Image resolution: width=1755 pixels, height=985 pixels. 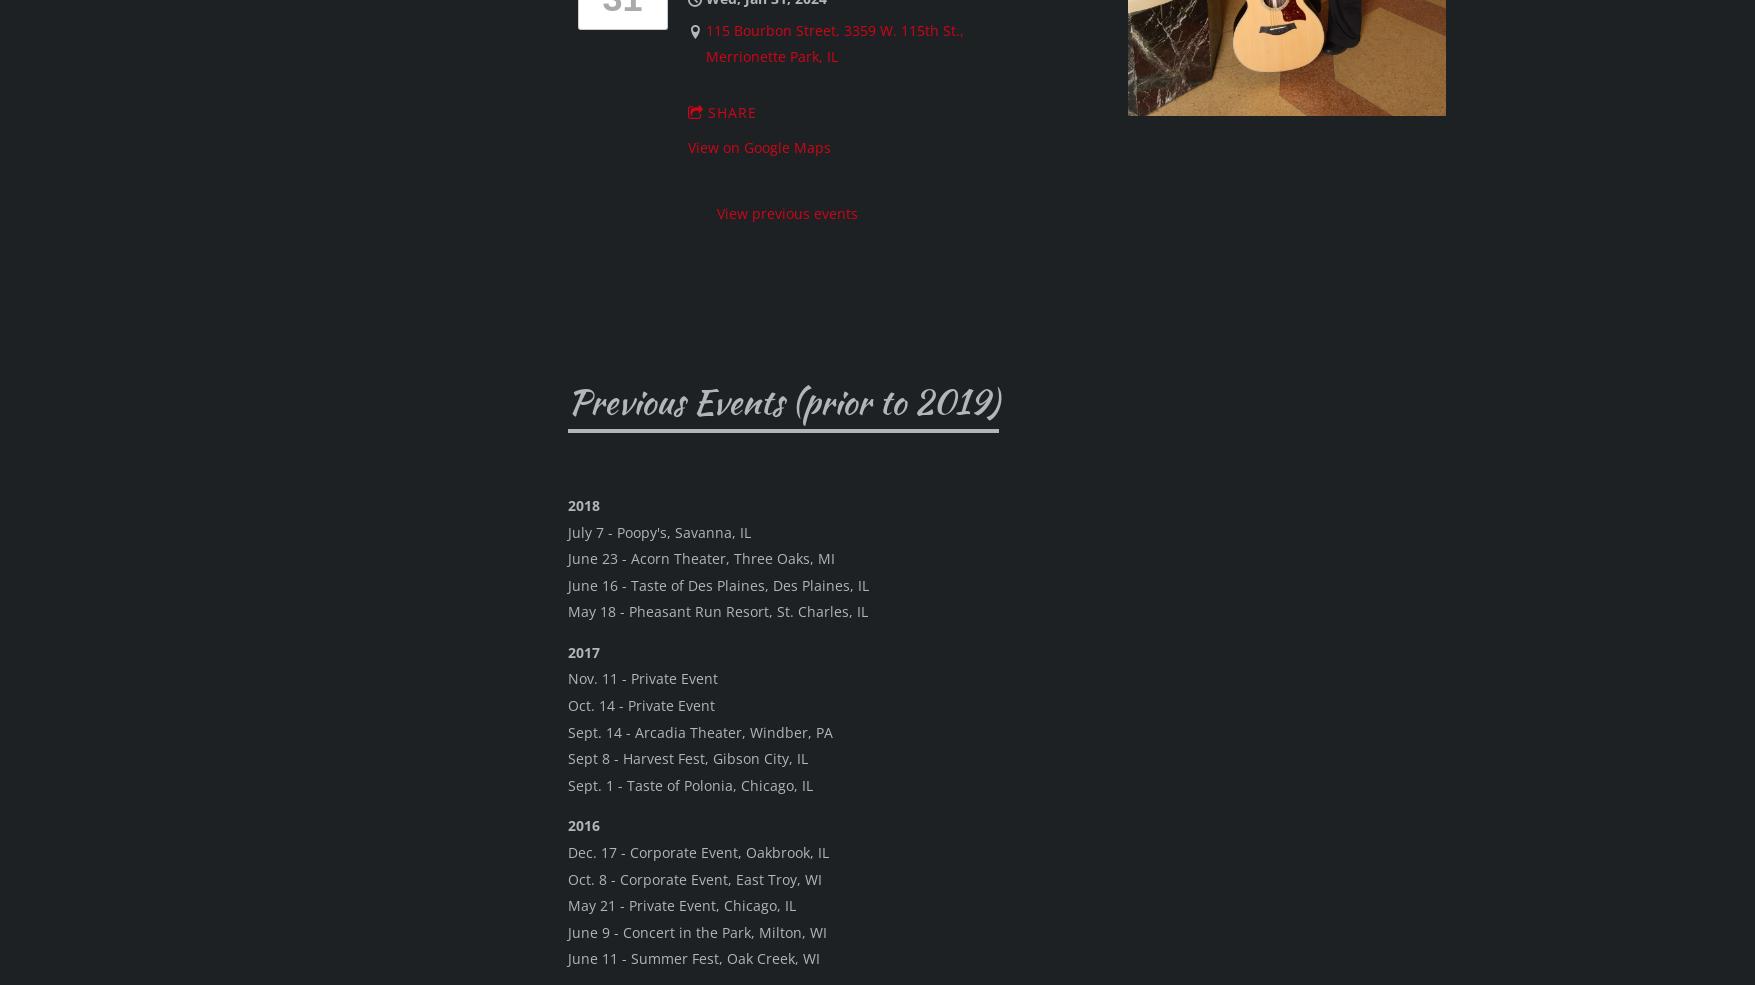 I want to click on 'Sept. 17 -', so click(x=566, y=47).